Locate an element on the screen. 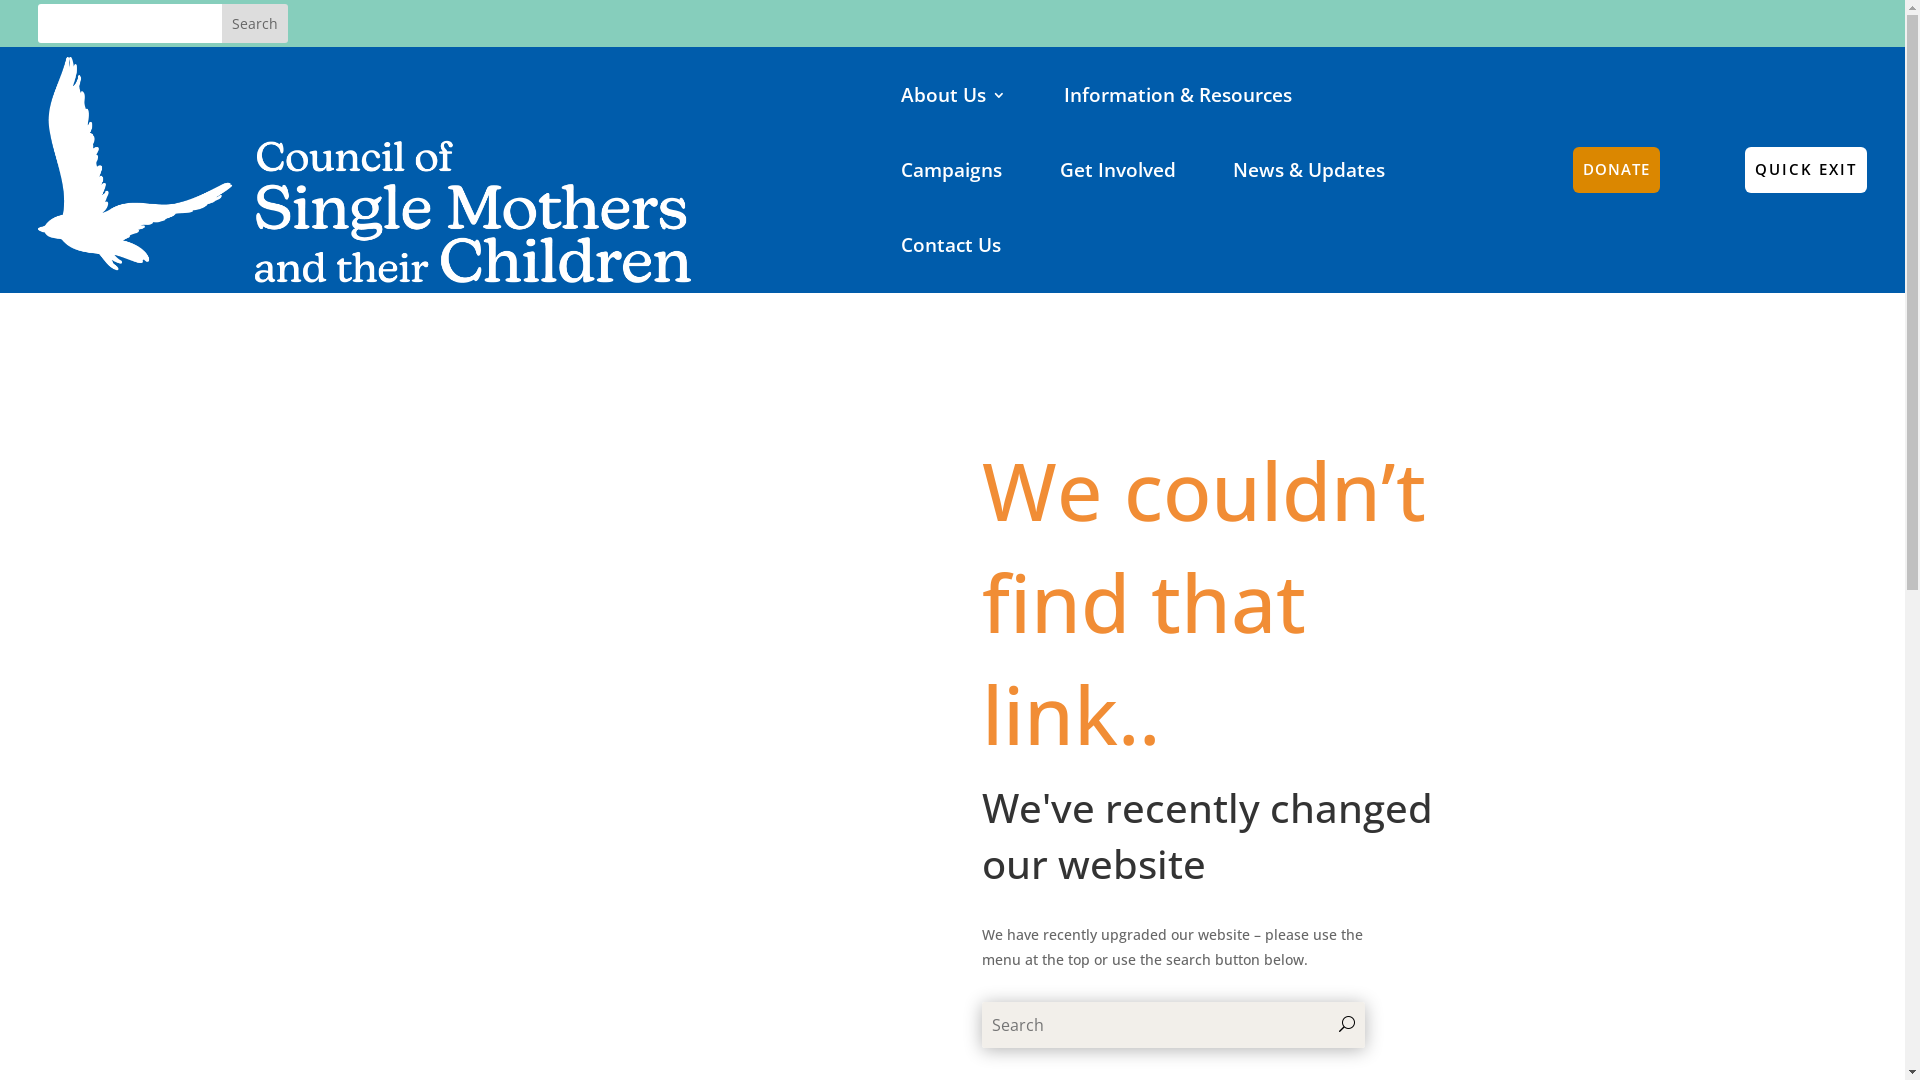 This screenshot has width=1920, height=1080. 'About Us' is located at coordinates (952, 94).